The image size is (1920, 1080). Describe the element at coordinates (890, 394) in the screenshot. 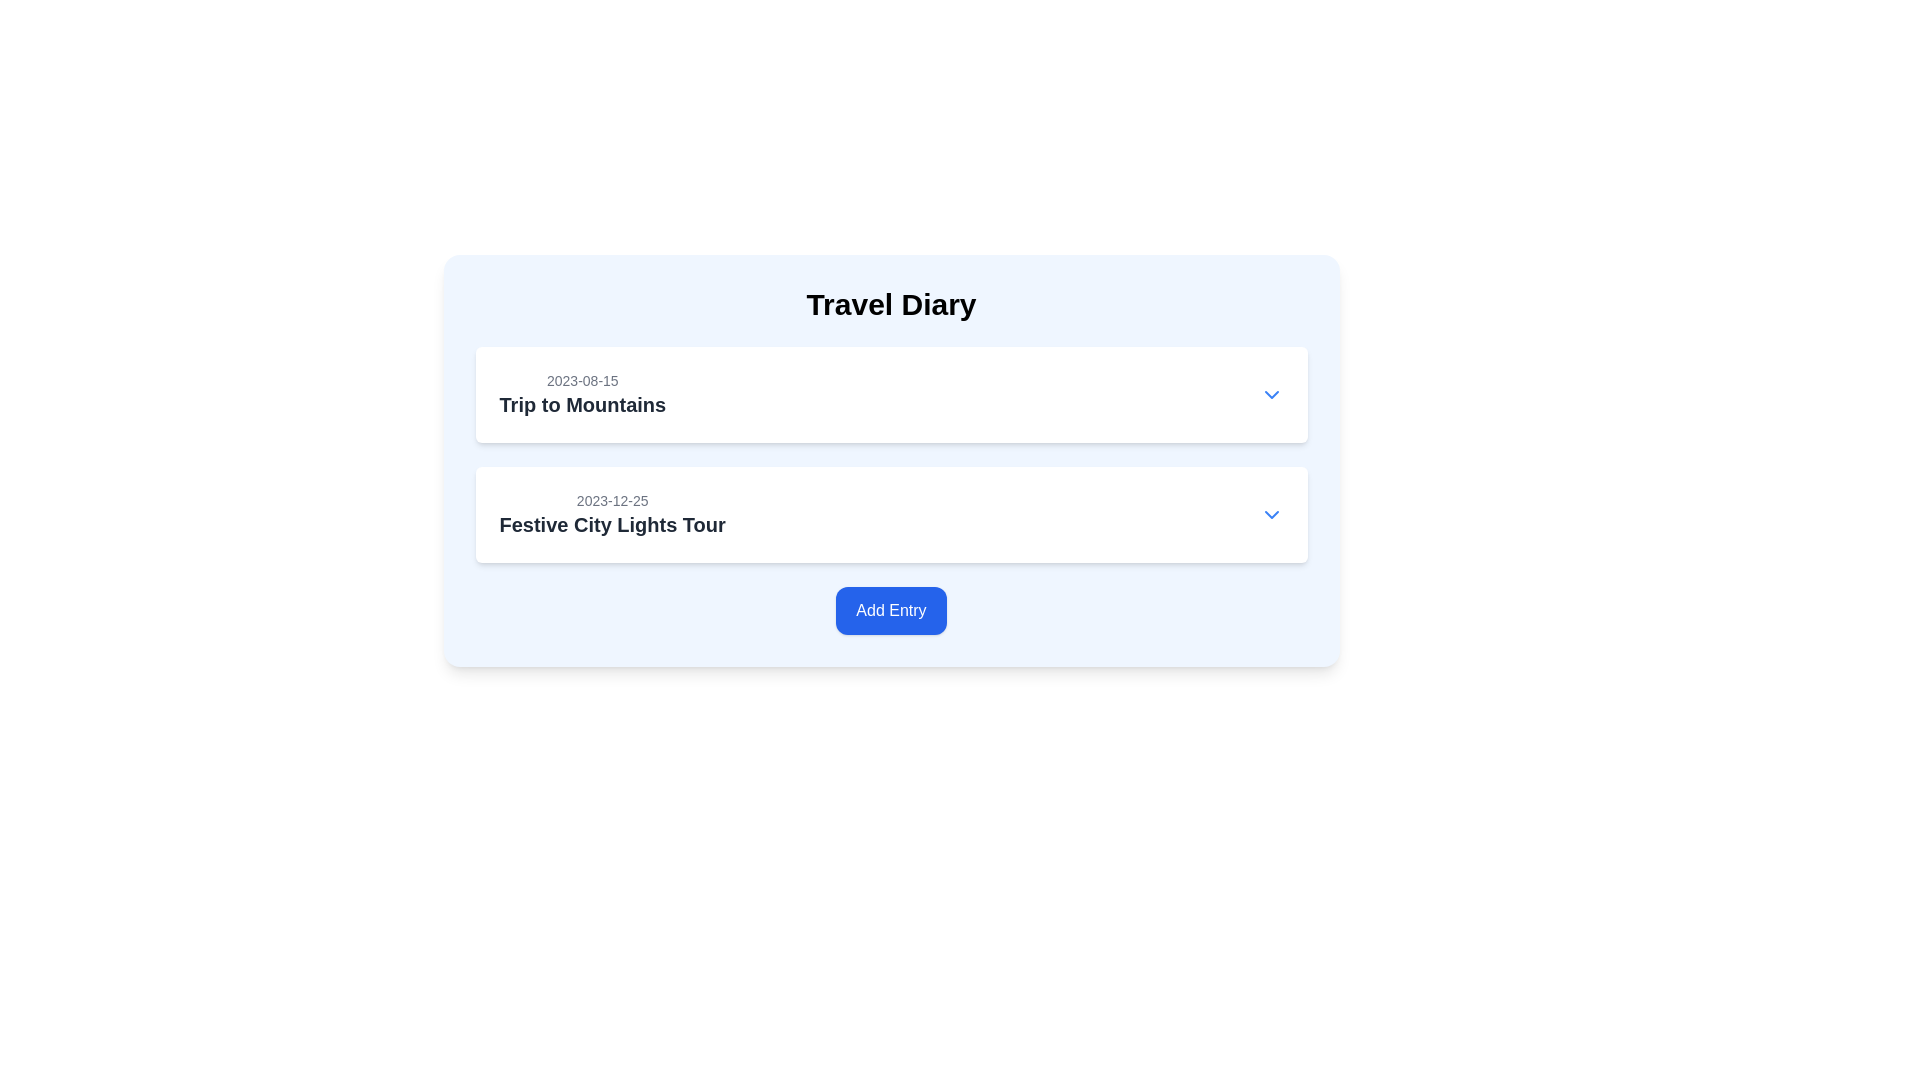

I see `the date or title of the travel diary entry displayed in the white rounded rectangle, which includes an interactive dropdown for additional actions or details` at that location.